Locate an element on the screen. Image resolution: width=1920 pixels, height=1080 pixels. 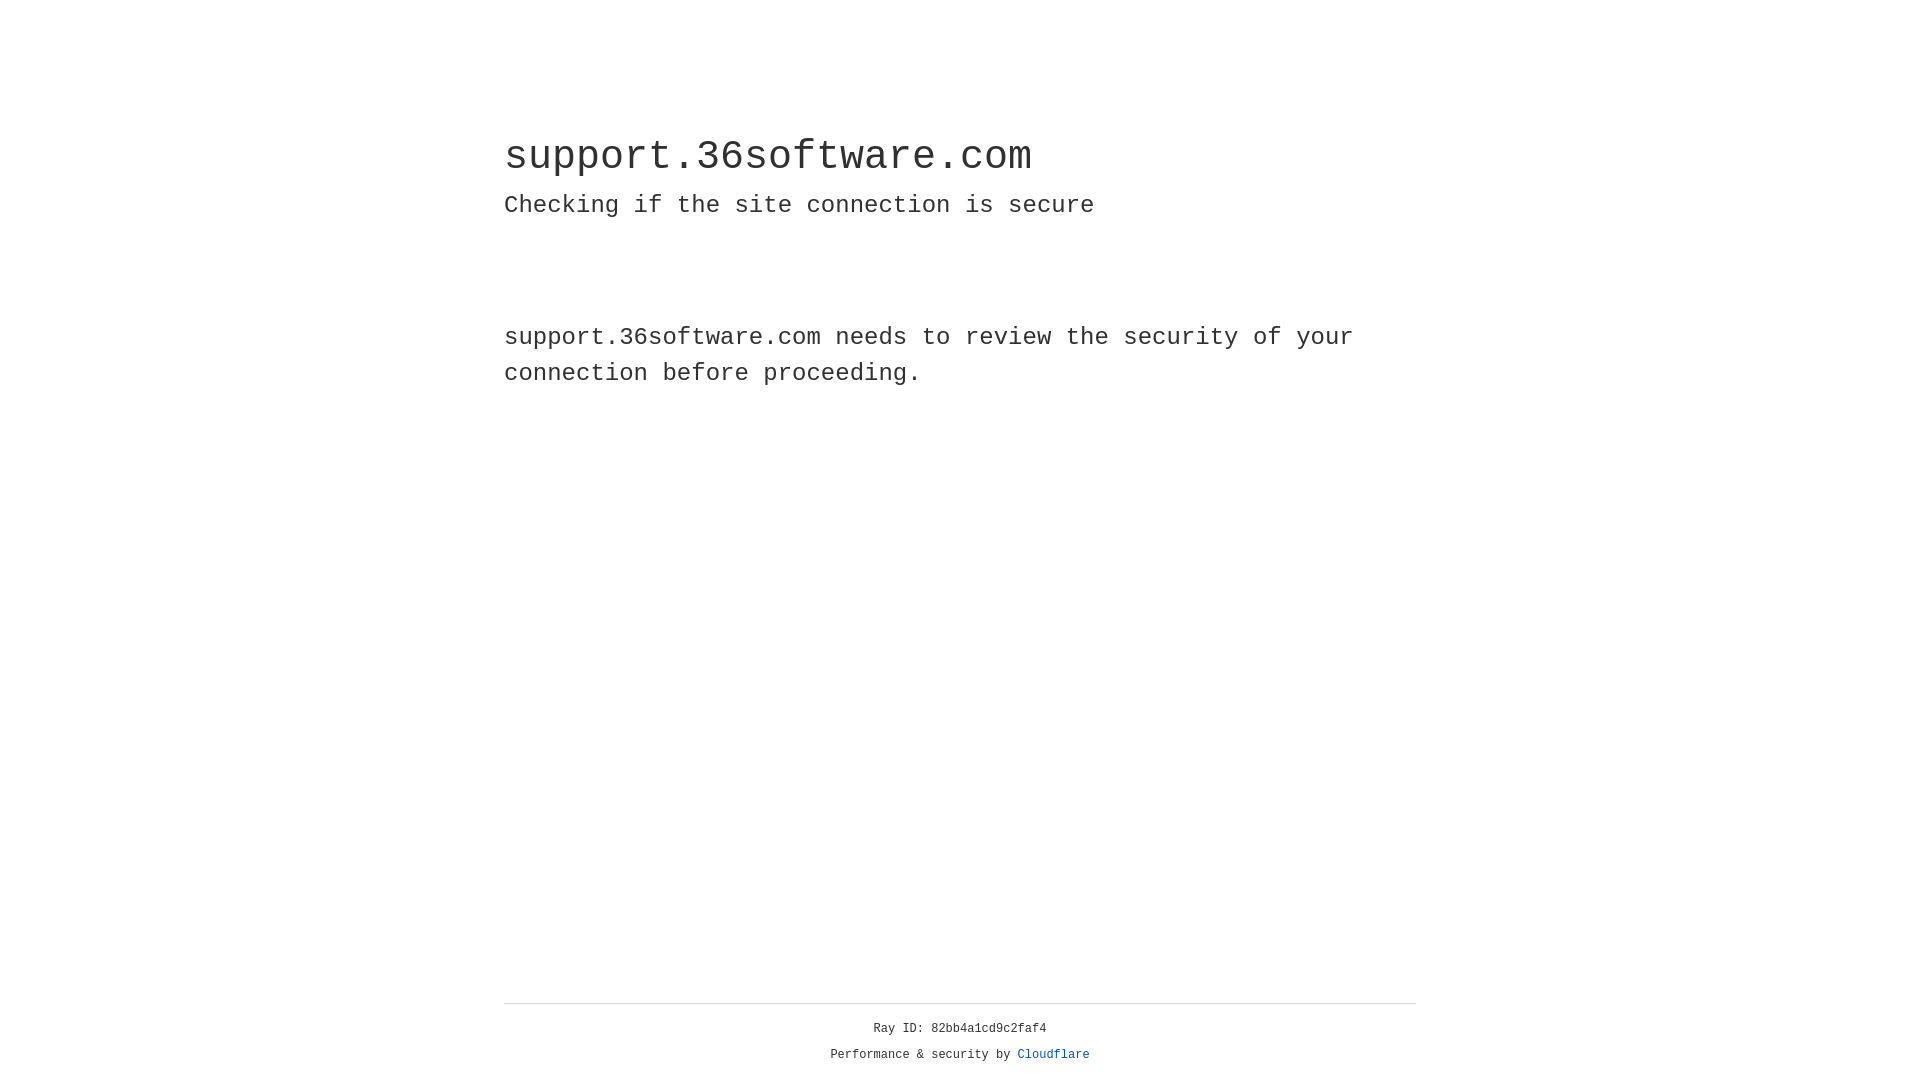
'Cloudflare' is located at coordinates (1017, 1054).